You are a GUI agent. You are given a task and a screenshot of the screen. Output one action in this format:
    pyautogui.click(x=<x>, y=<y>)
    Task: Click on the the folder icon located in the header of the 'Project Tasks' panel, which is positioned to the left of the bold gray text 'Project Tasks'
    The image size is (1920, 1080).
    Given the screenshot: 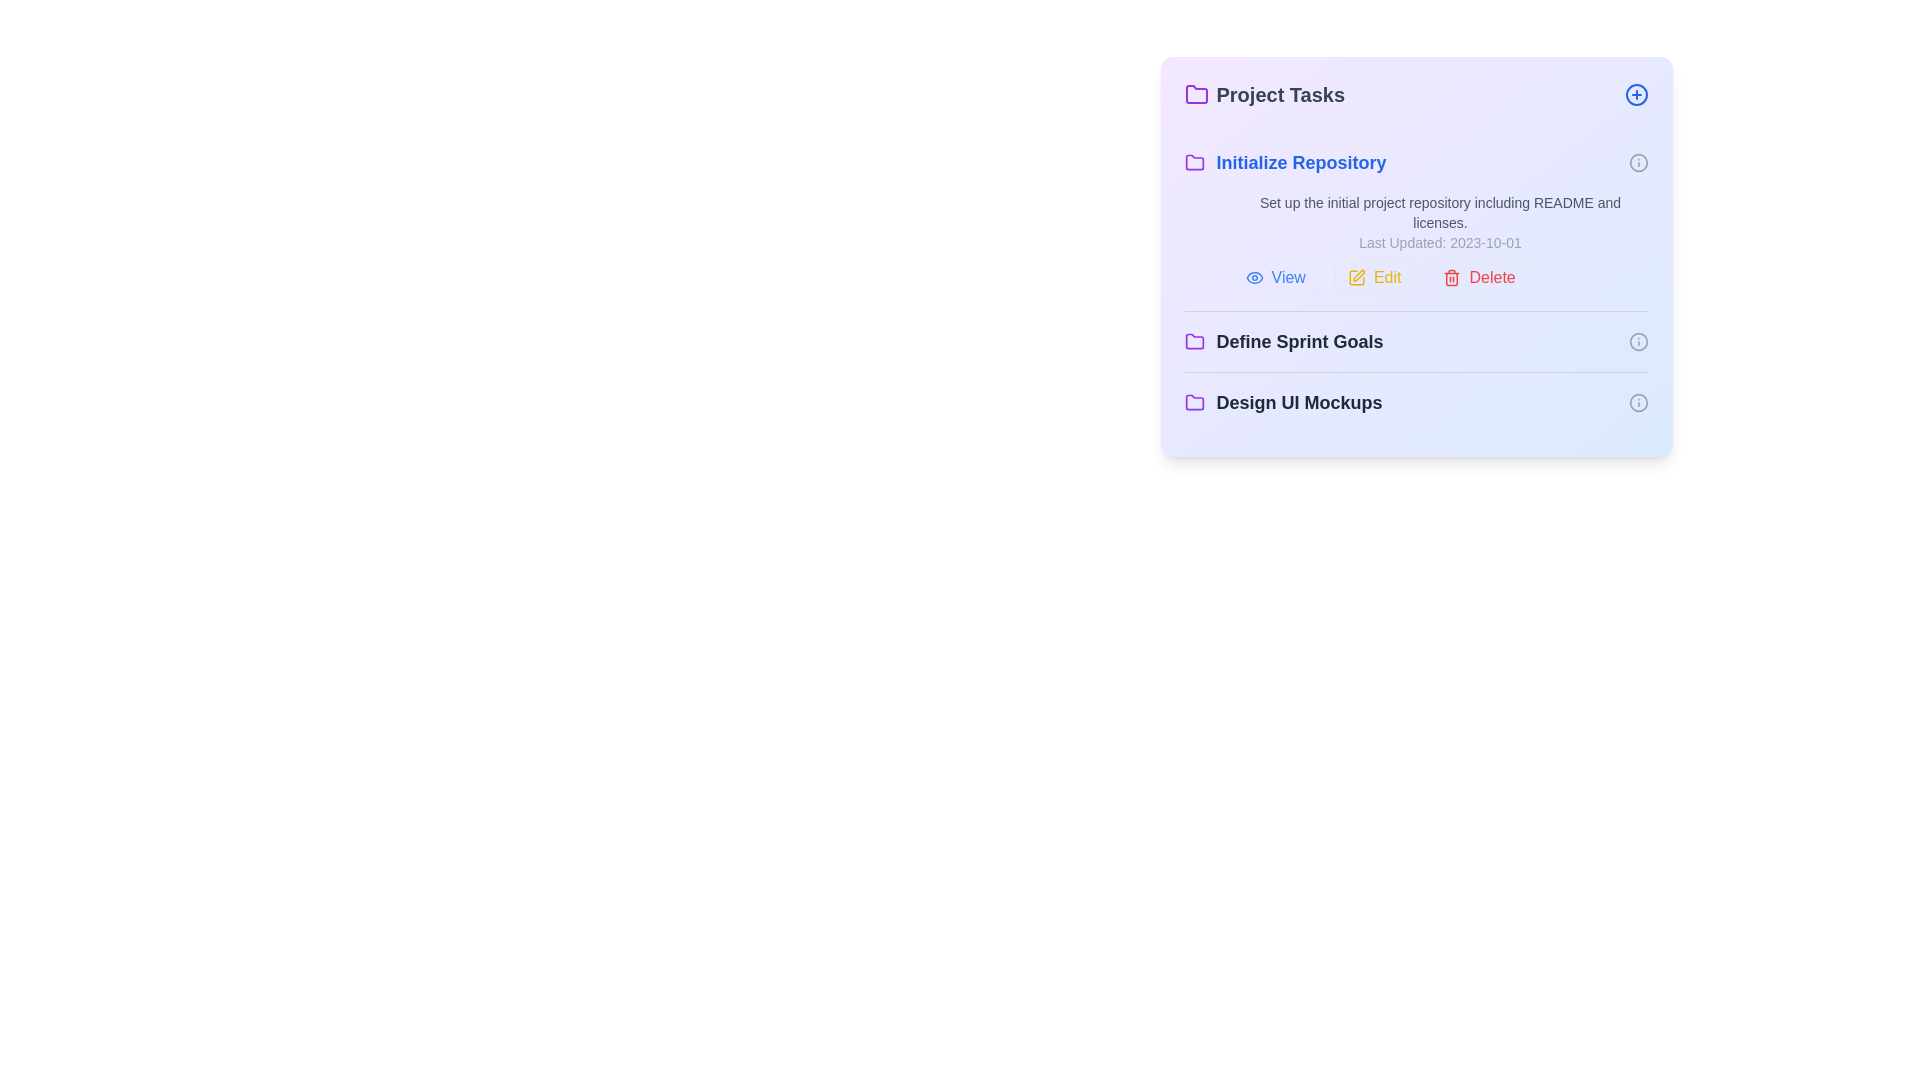 What is the action you would take?
    pyautogui.click(x=1196, y=95)
    